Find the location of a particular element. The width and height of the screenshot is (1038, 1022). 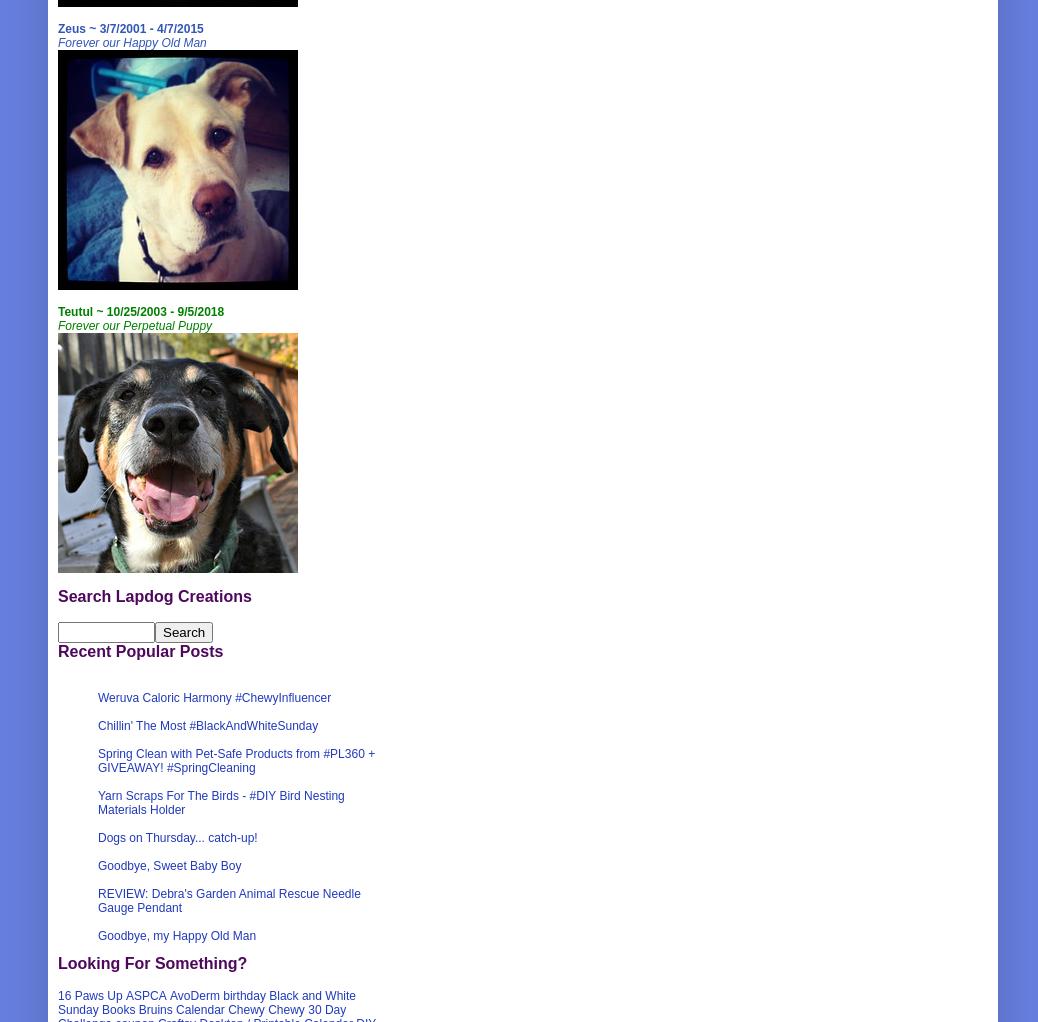

'REVIEW: Debra's Garden Animal Rescue Needle Gauge Pendant' is located at coordinates (227, 899).